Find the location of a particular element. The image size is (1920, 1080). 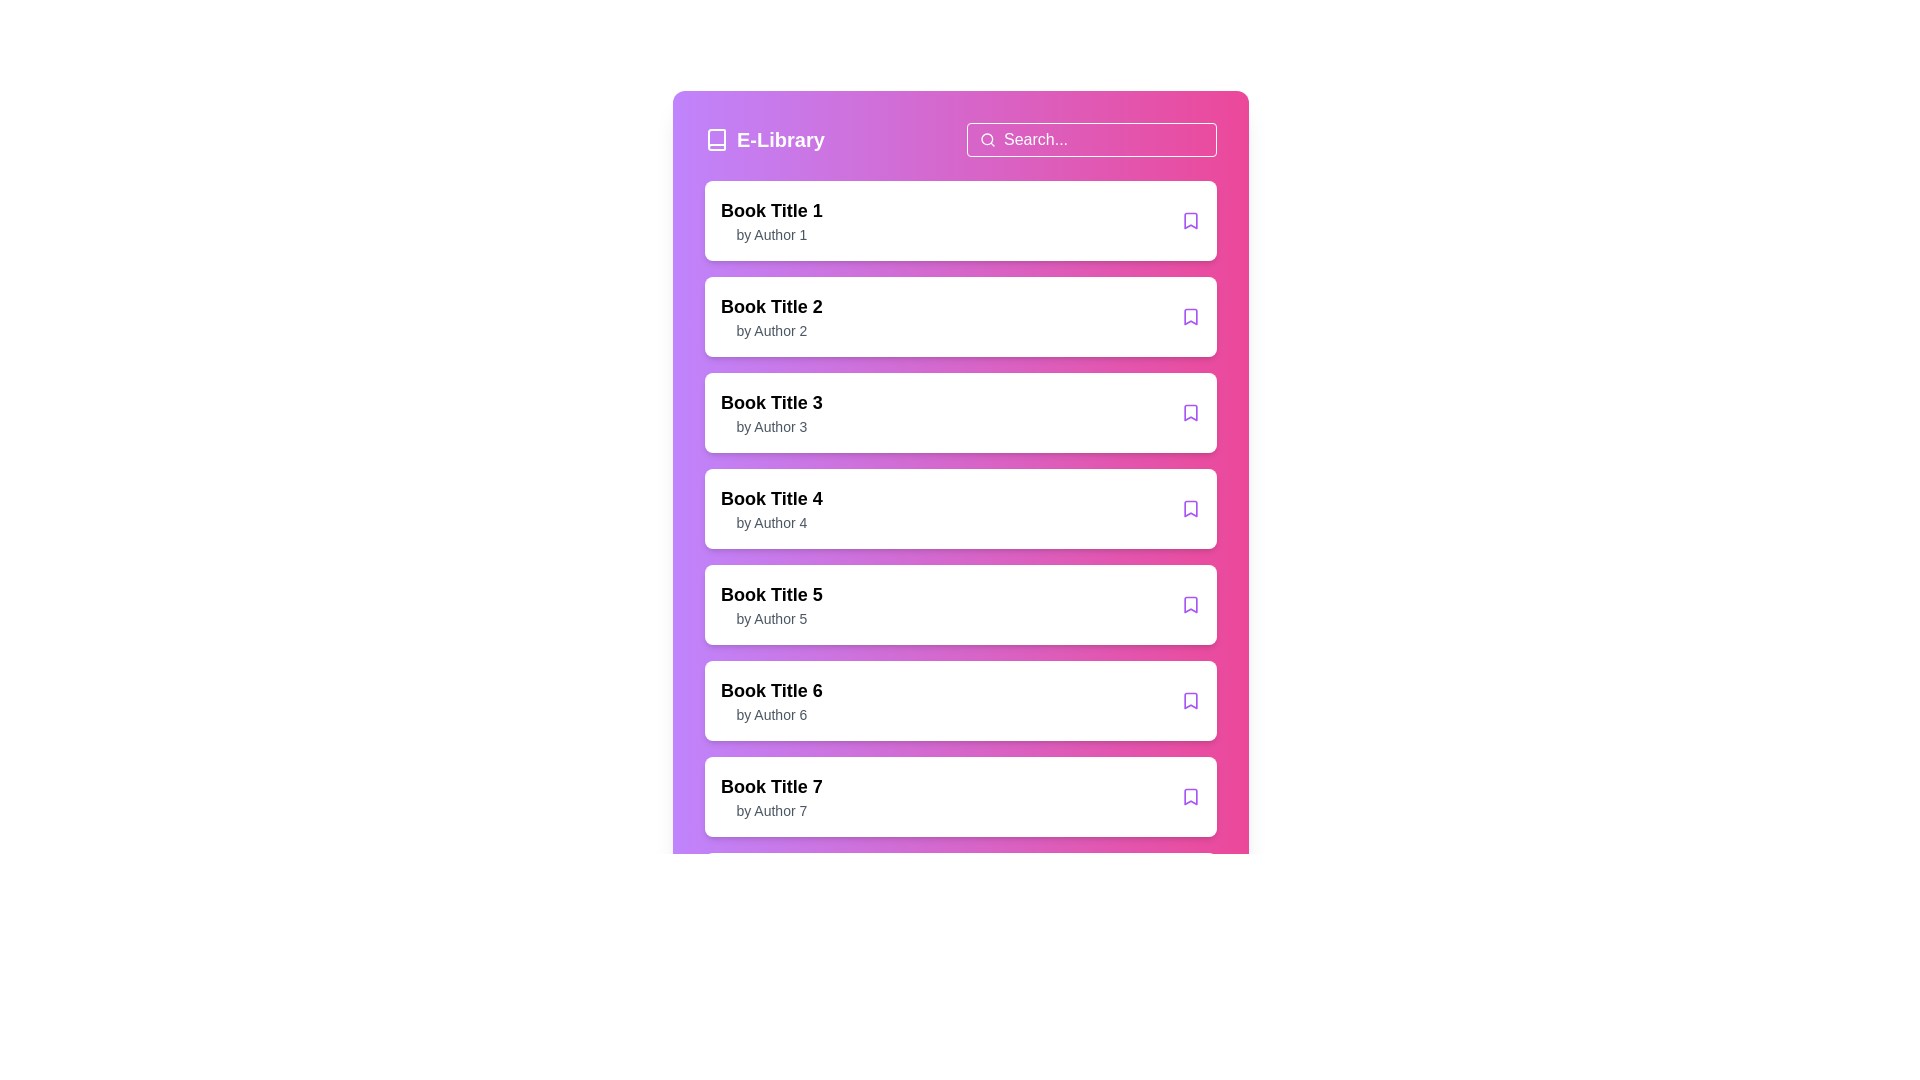

the informational text UI component that presents the title and author of a book in the e-library interface, located in the third row of the vertically stacked list is located at coordinates (770, 411).